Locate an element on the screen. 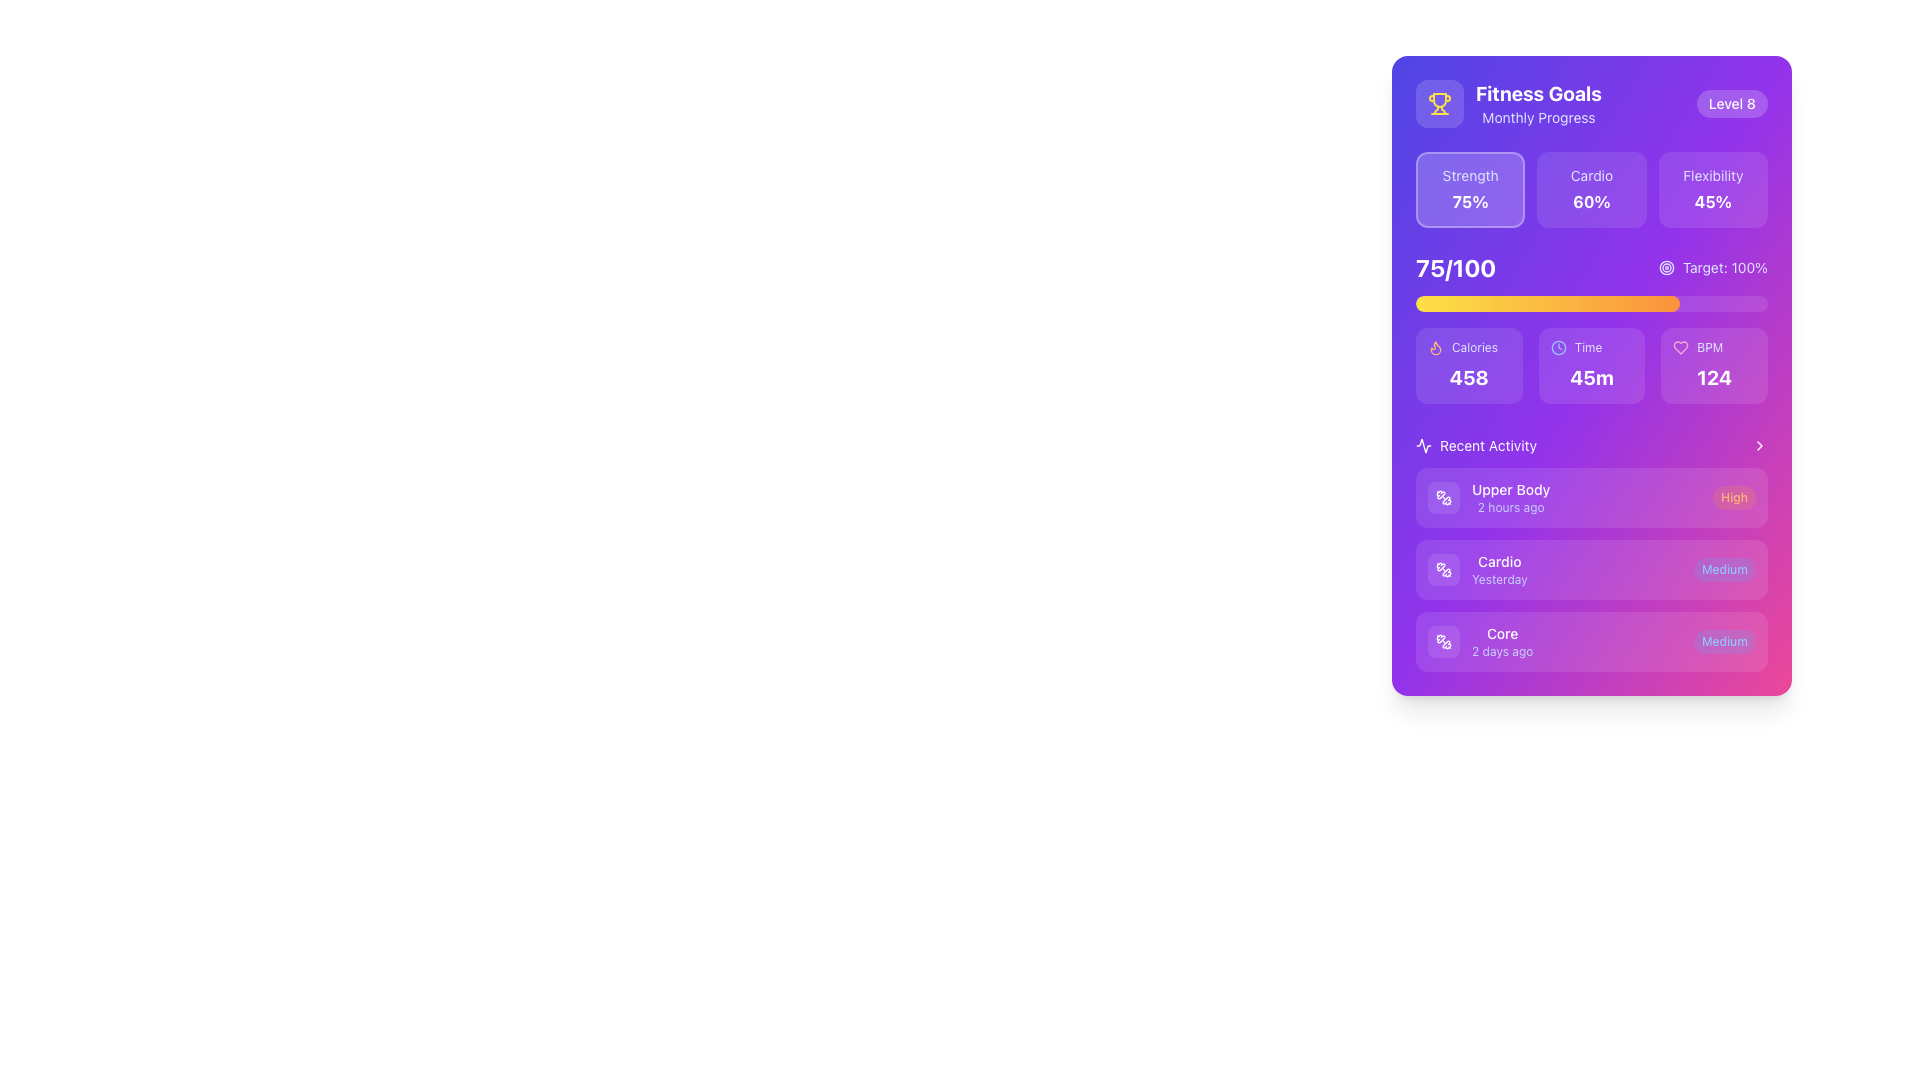 The height and width of the screenshot is (1080, 1920). the small icon representing activity or movement, which is located next to the label 'Recent Activity' in the recent activity section of the interface is located at coordinates (1423, 445).